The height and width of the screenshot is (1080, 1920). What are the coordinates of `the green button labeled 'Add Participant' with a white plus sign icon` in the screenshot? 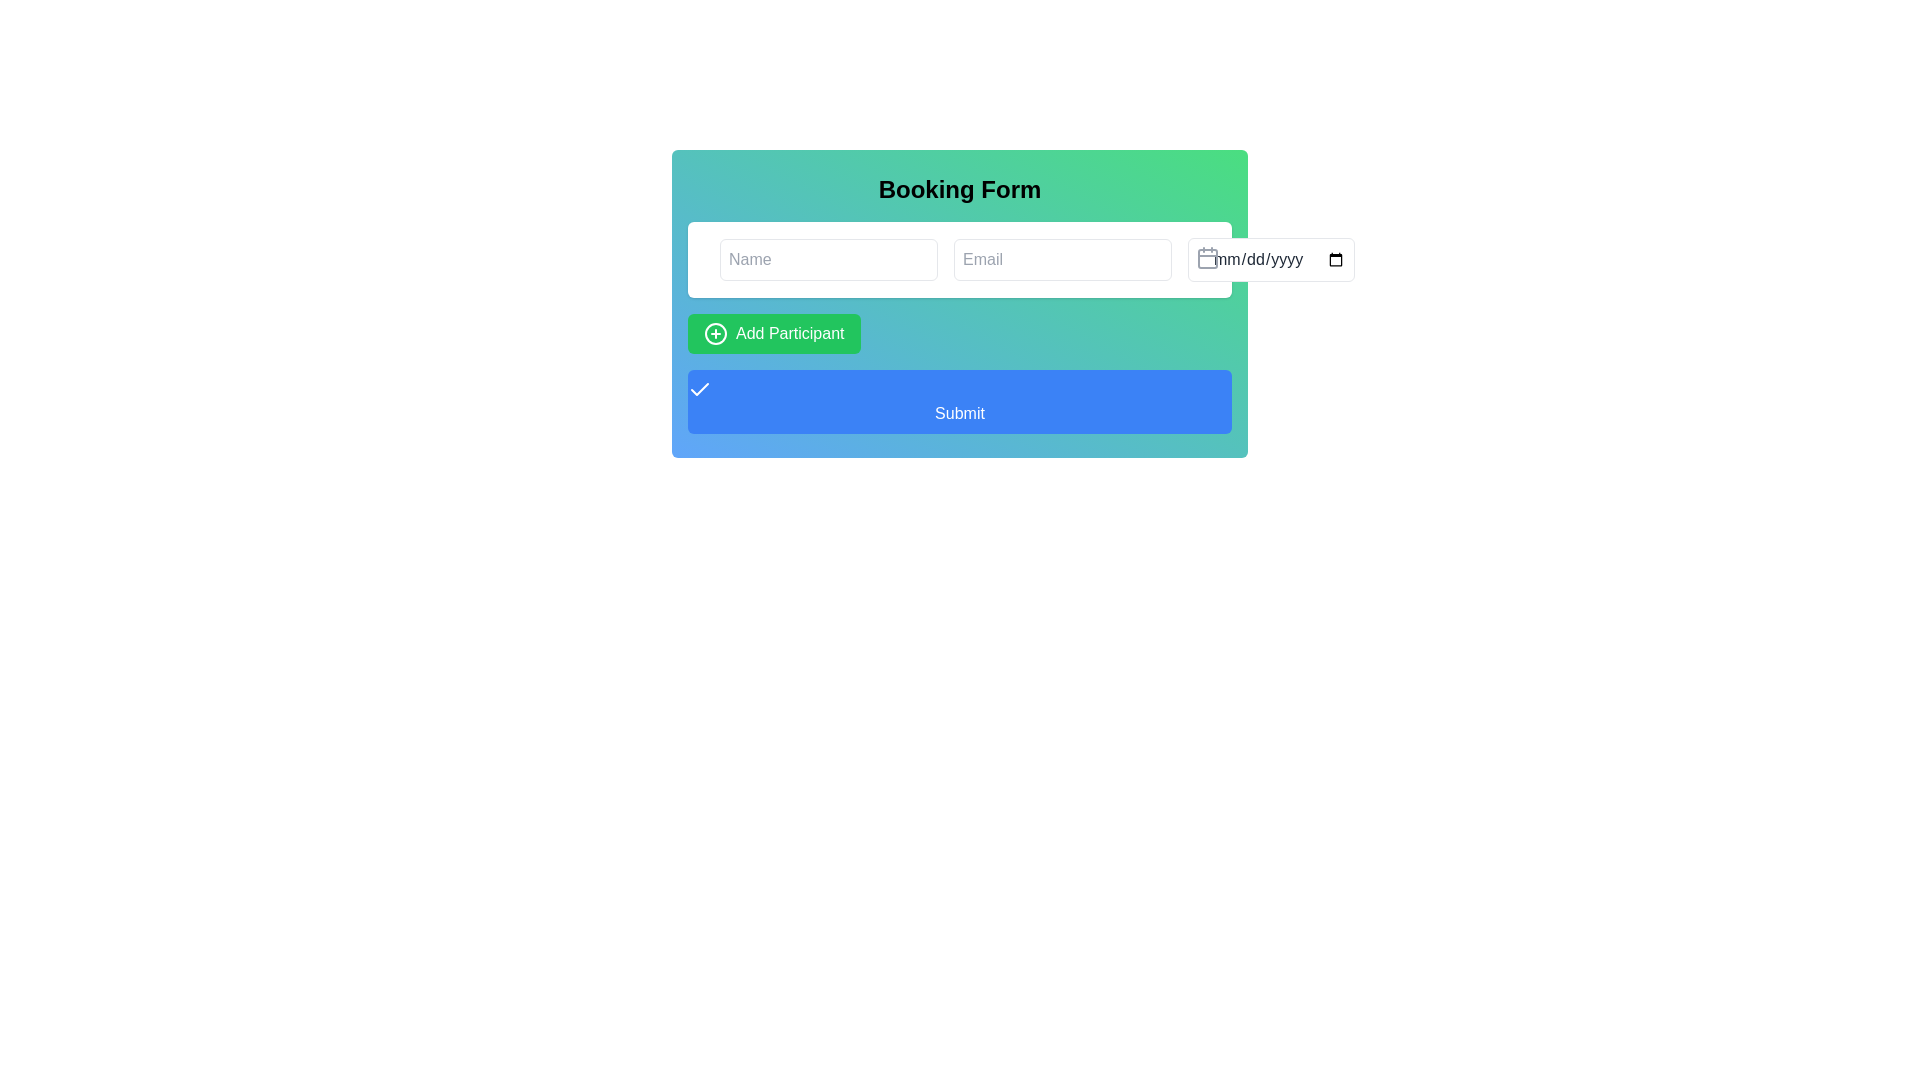 It's located at (773, 333).